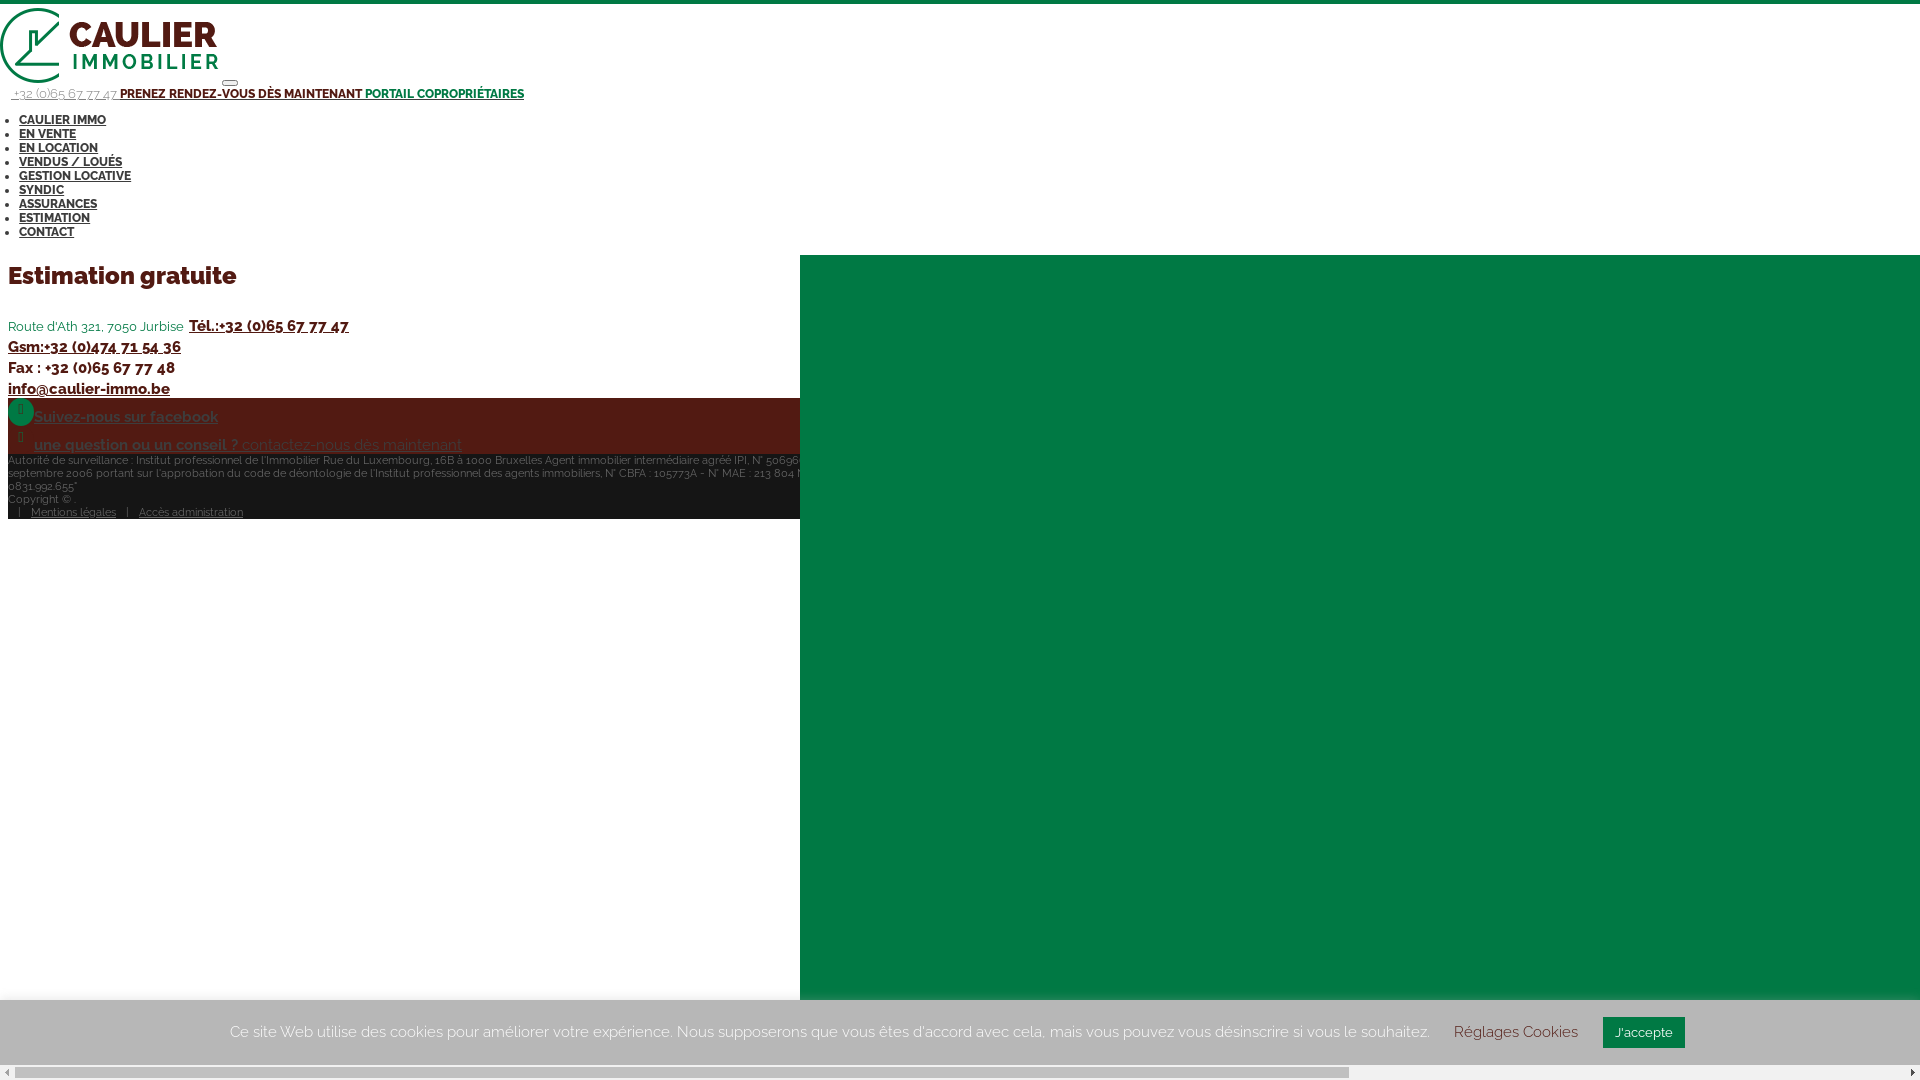  I want to click on '+32 (0)65 67 77 47', so click(59, 93).